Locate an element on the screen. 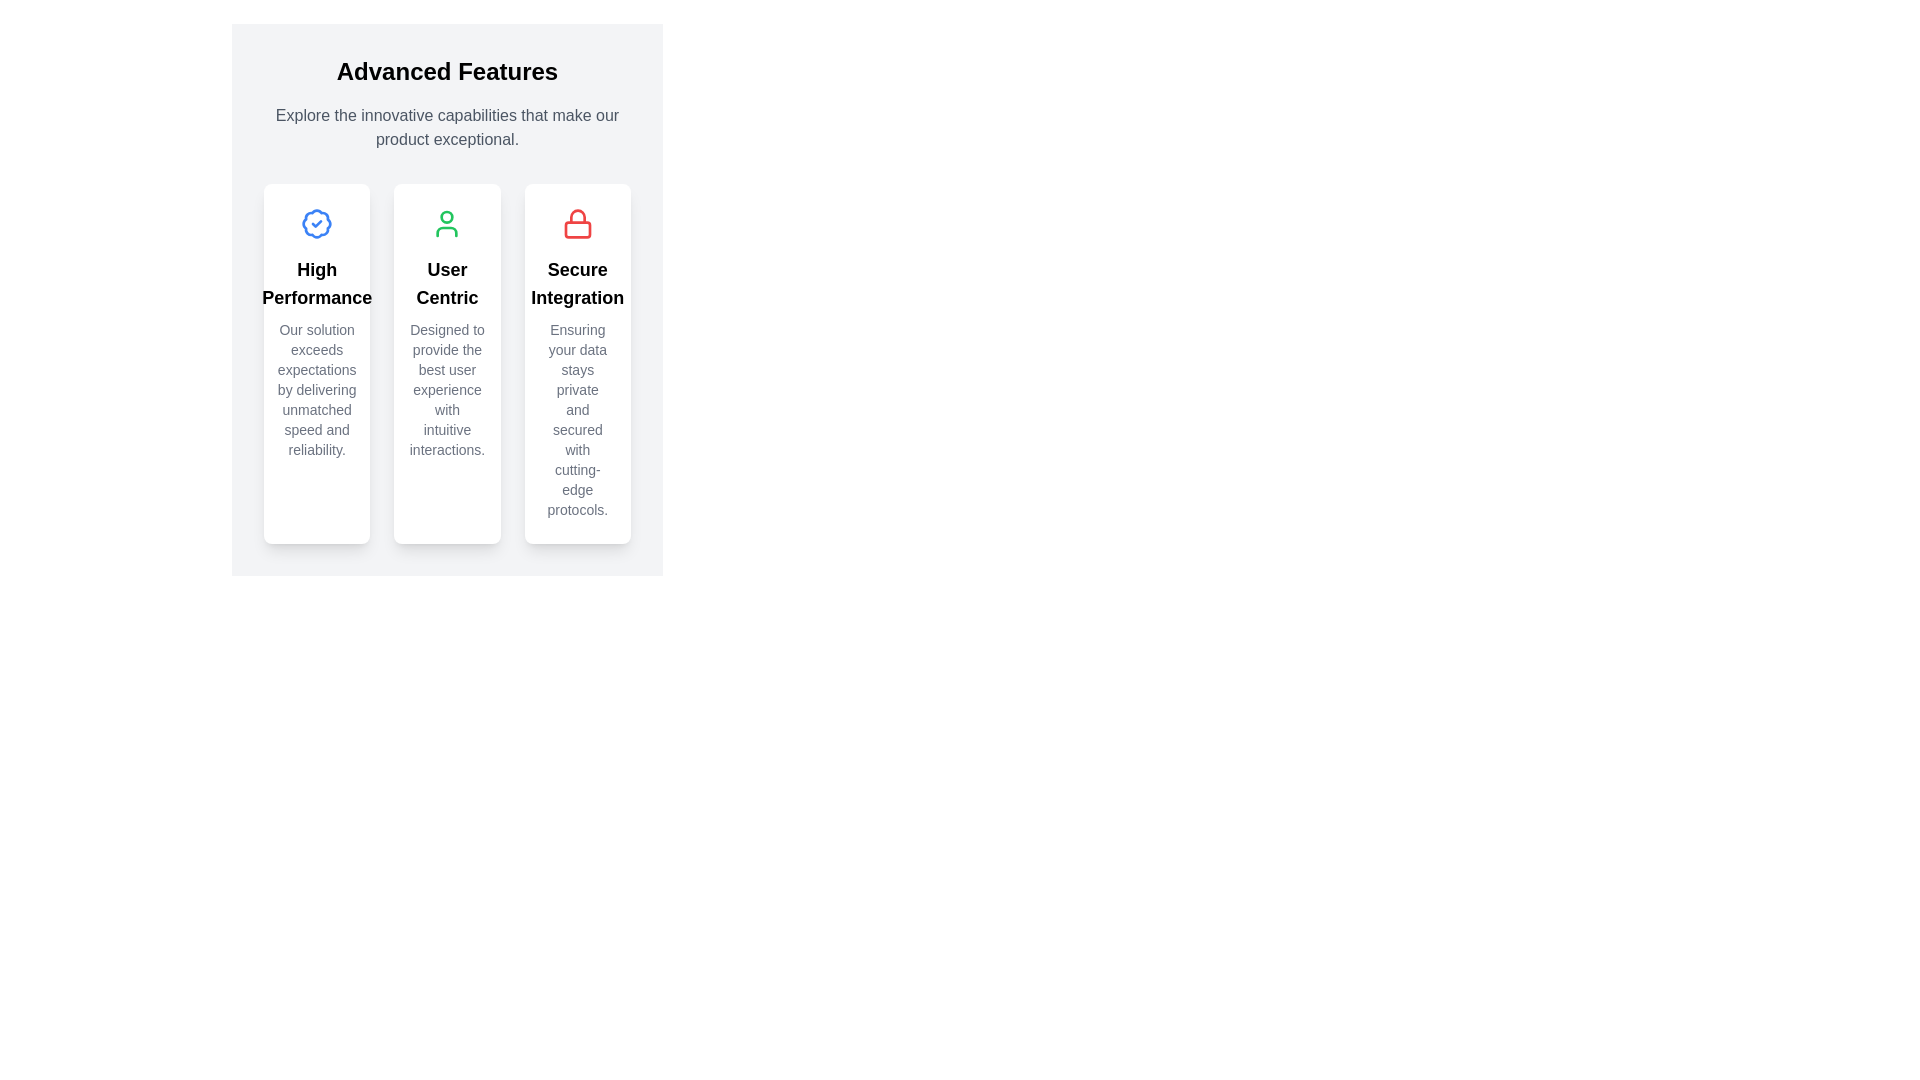  the informational subheading that provides additional context related to the 'Advanced Features' heading, located directly below it is located at coordinates (446, 127).